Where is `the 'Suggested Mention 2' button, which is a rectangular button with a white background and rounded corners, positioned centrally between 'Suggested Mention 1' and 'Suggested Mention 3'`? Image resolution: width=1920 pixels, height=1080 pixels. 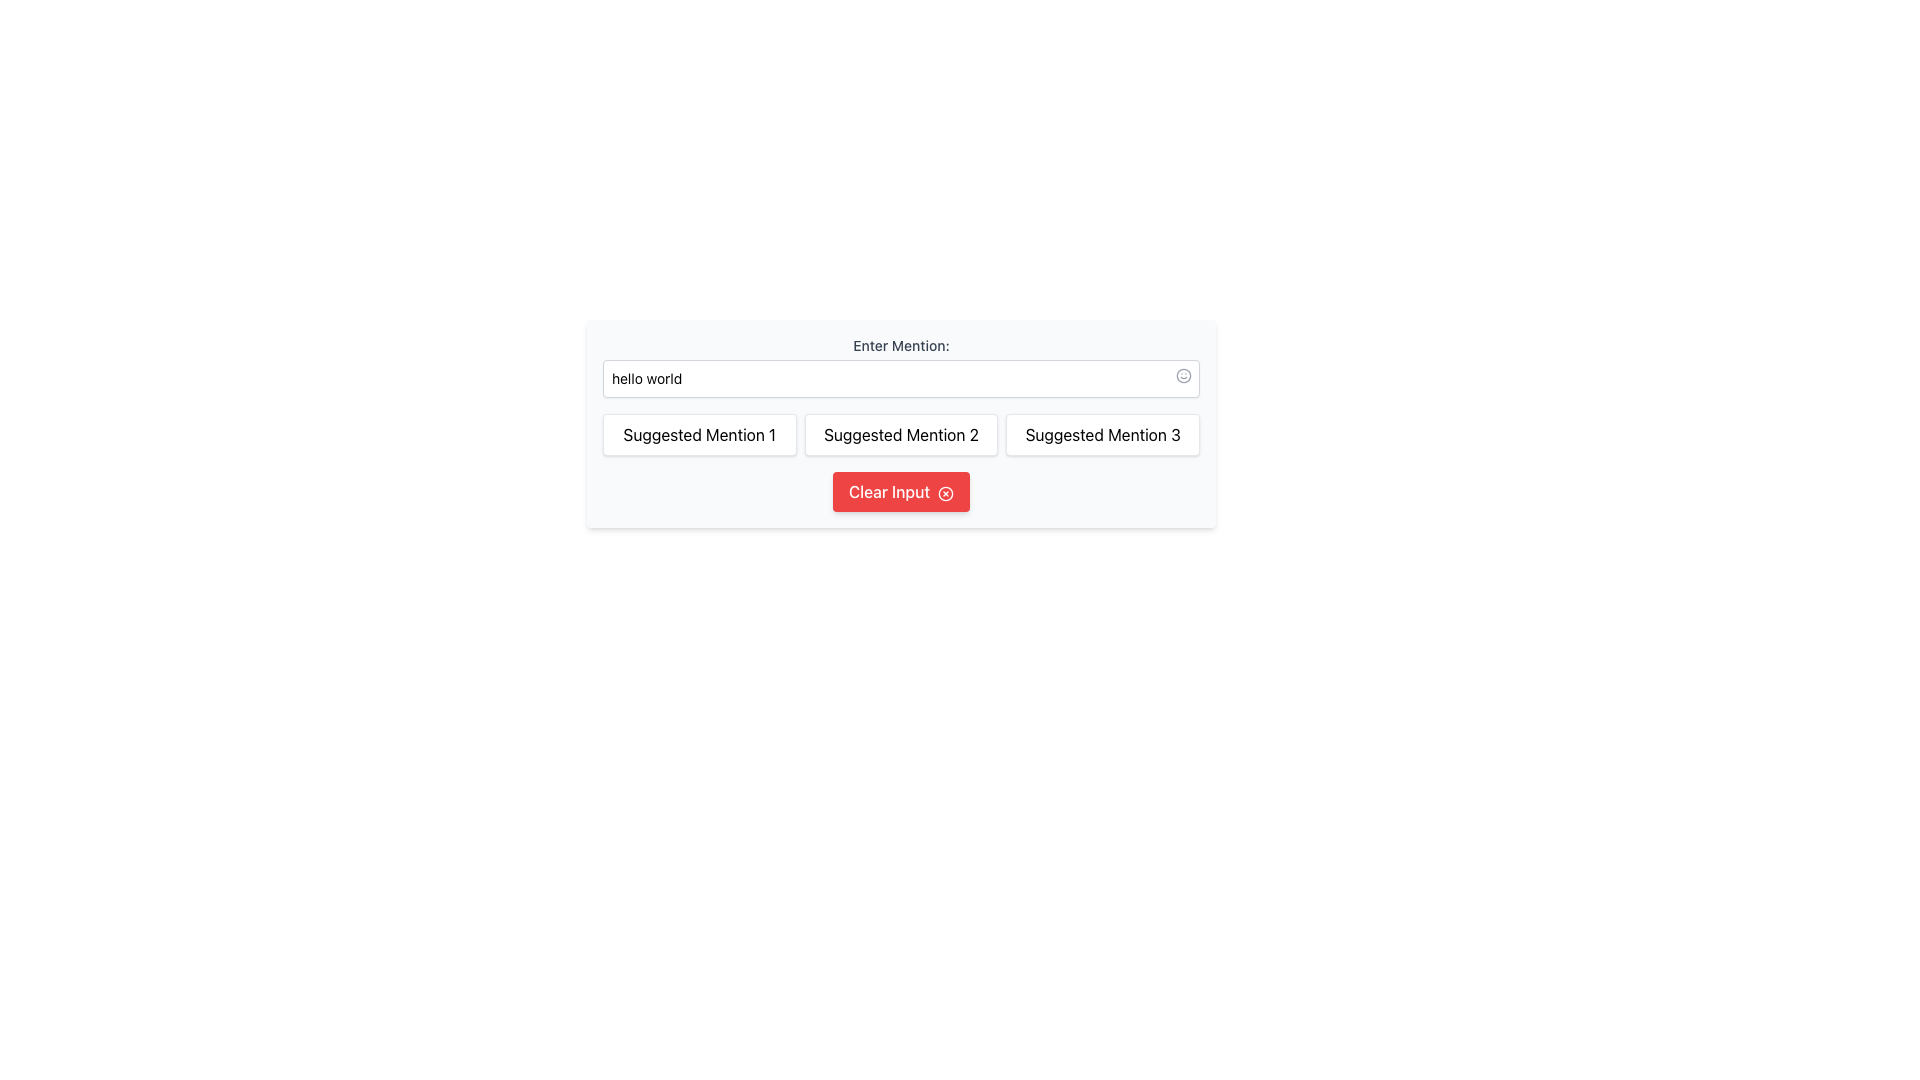 the 'Suggested Mention 2' button, which is a rectangular button with a white background and rounded corners, positioned centrally between 'Suggested Mention 1' and 'Suggested Mention 3' is located at coordinates (900, 434).